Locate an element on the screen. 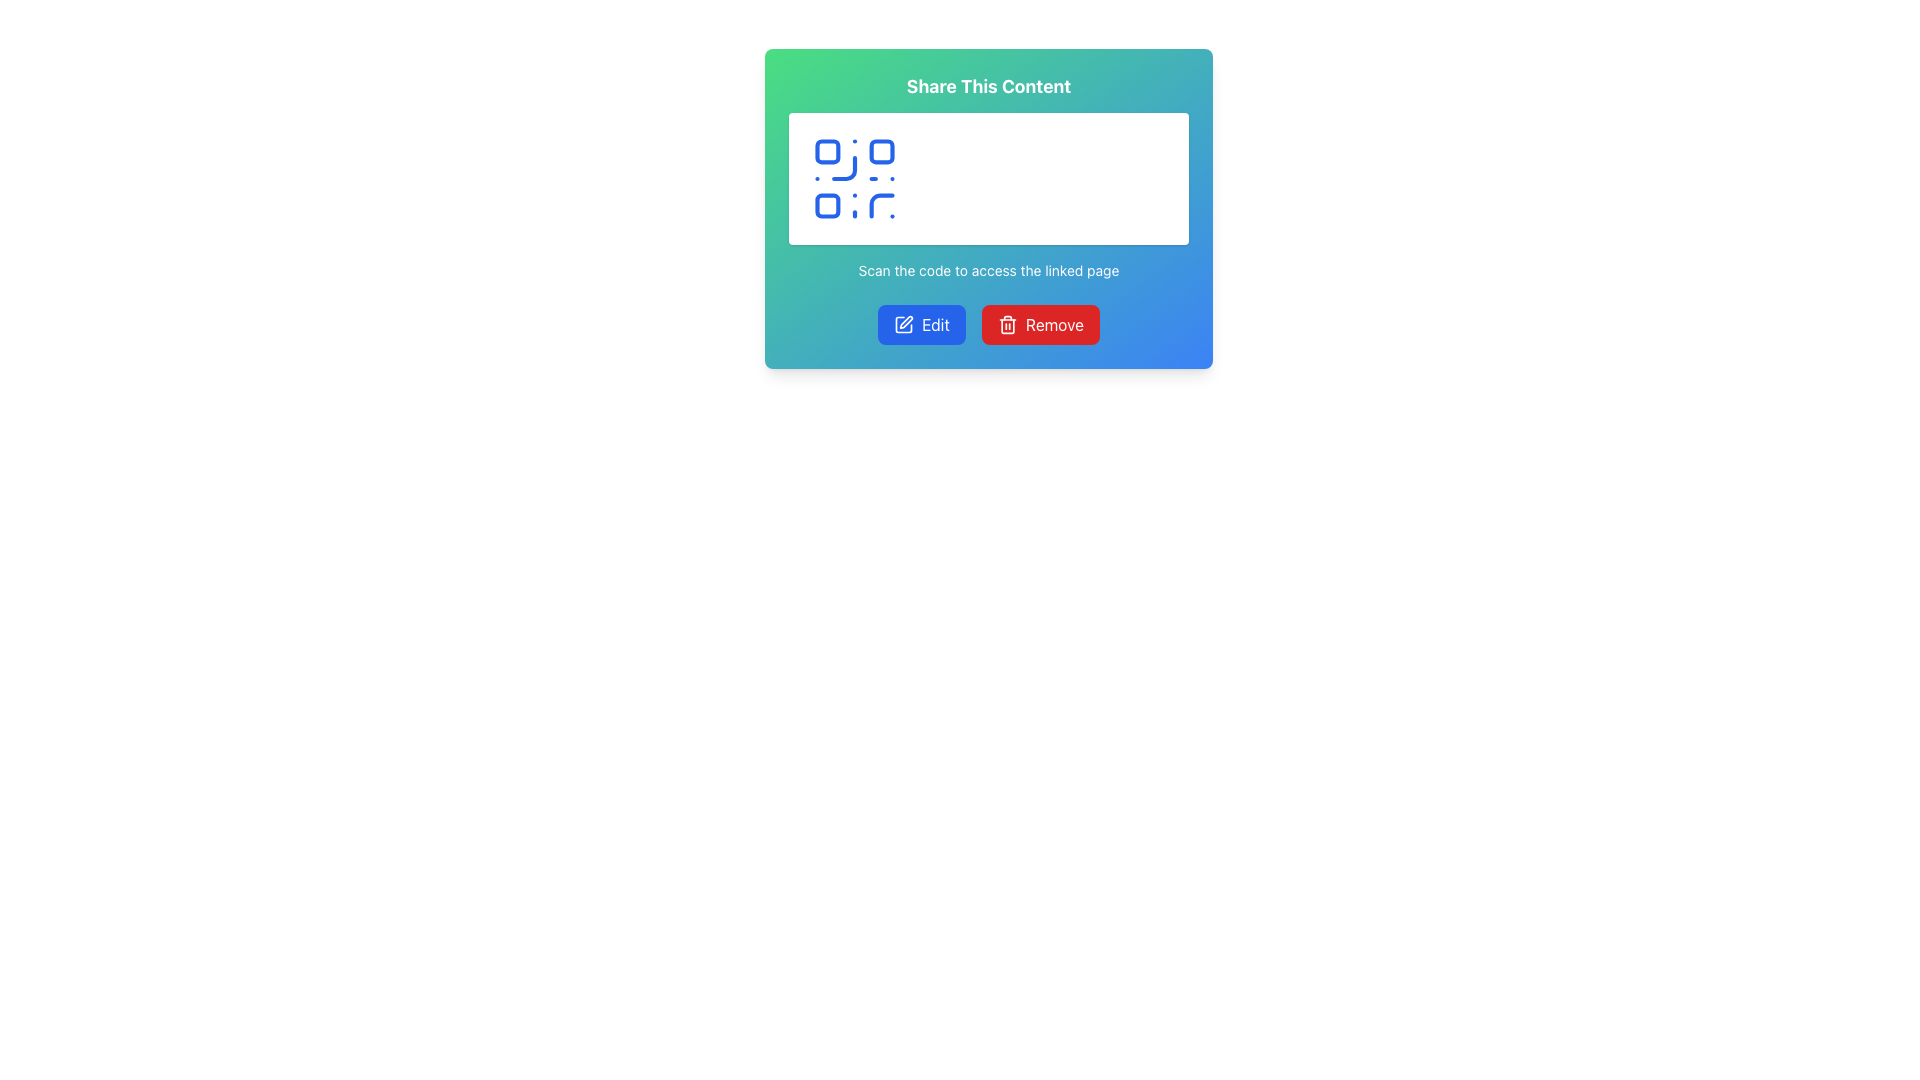  the text label that says 'Scan the code is located at coordinates (988, 270).